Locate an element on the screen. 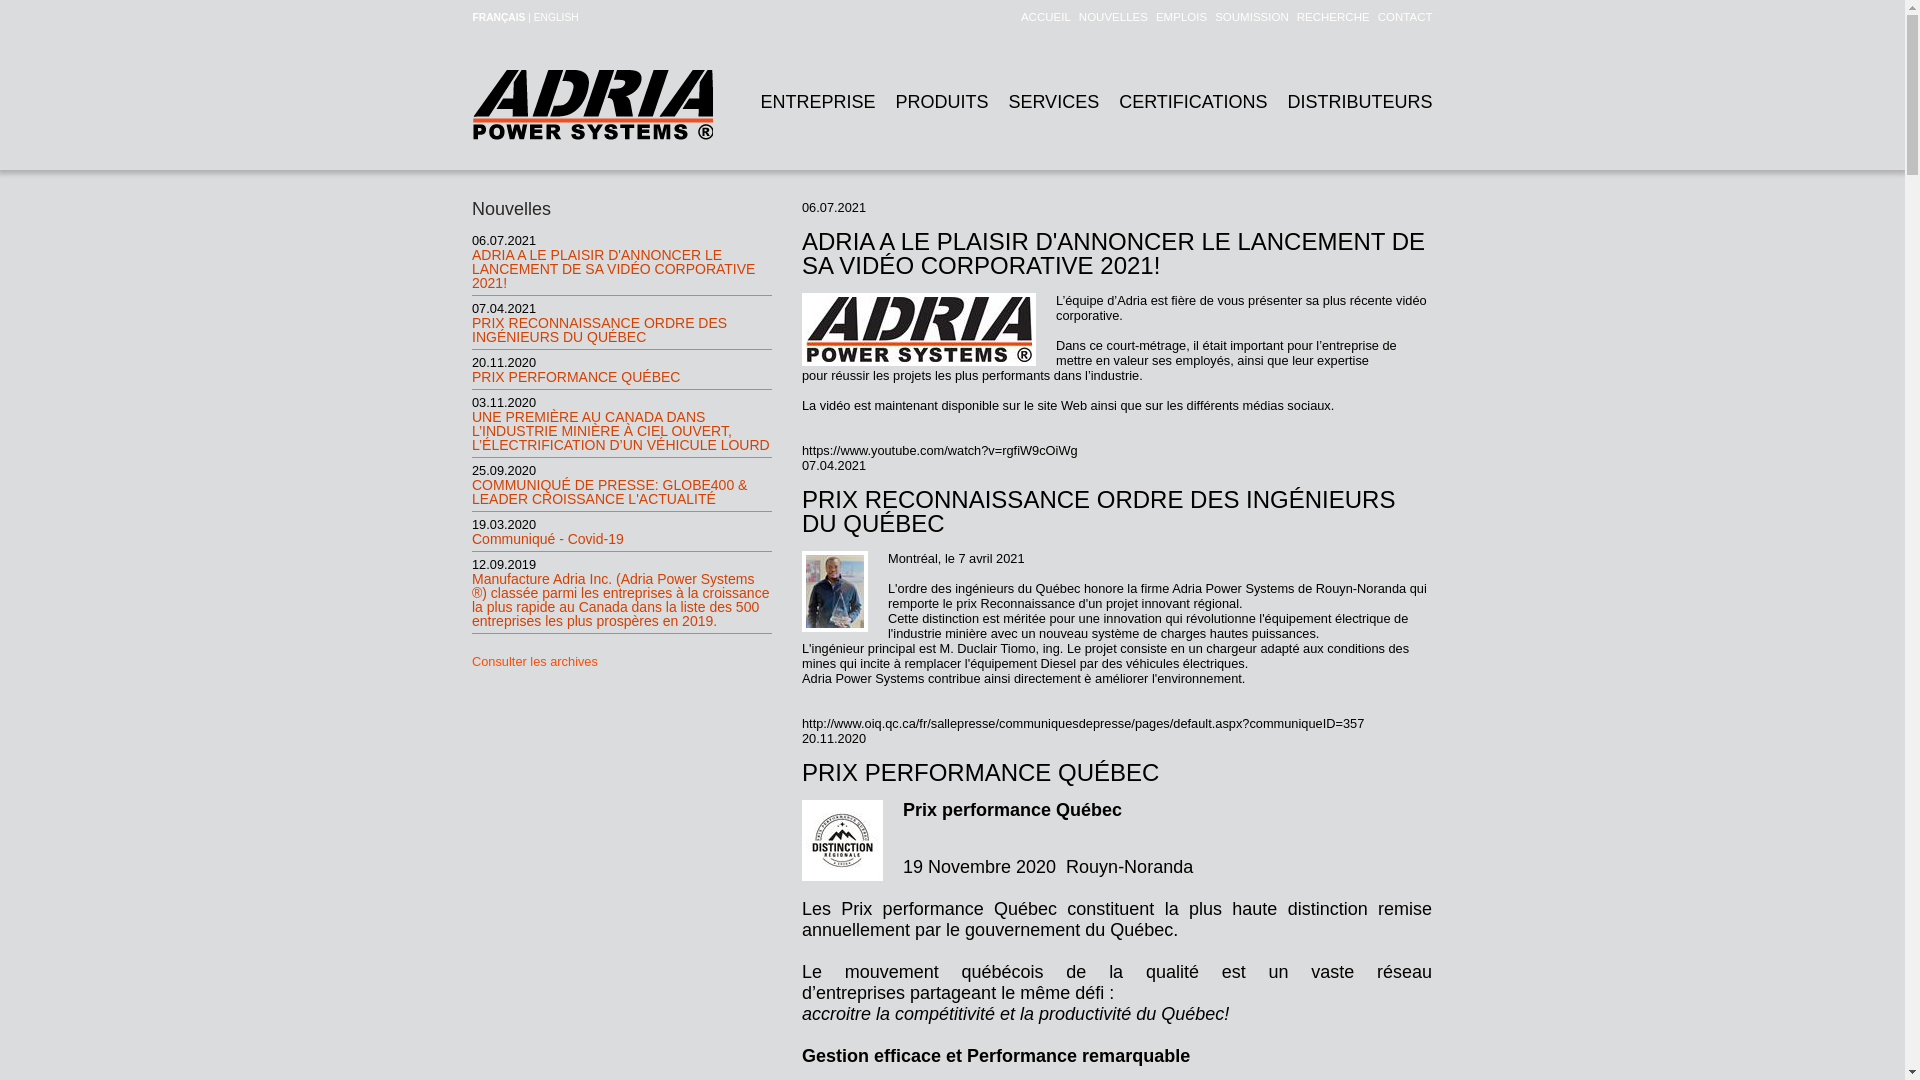  'RECHERCHE' is located at coordinates (1289, 16).